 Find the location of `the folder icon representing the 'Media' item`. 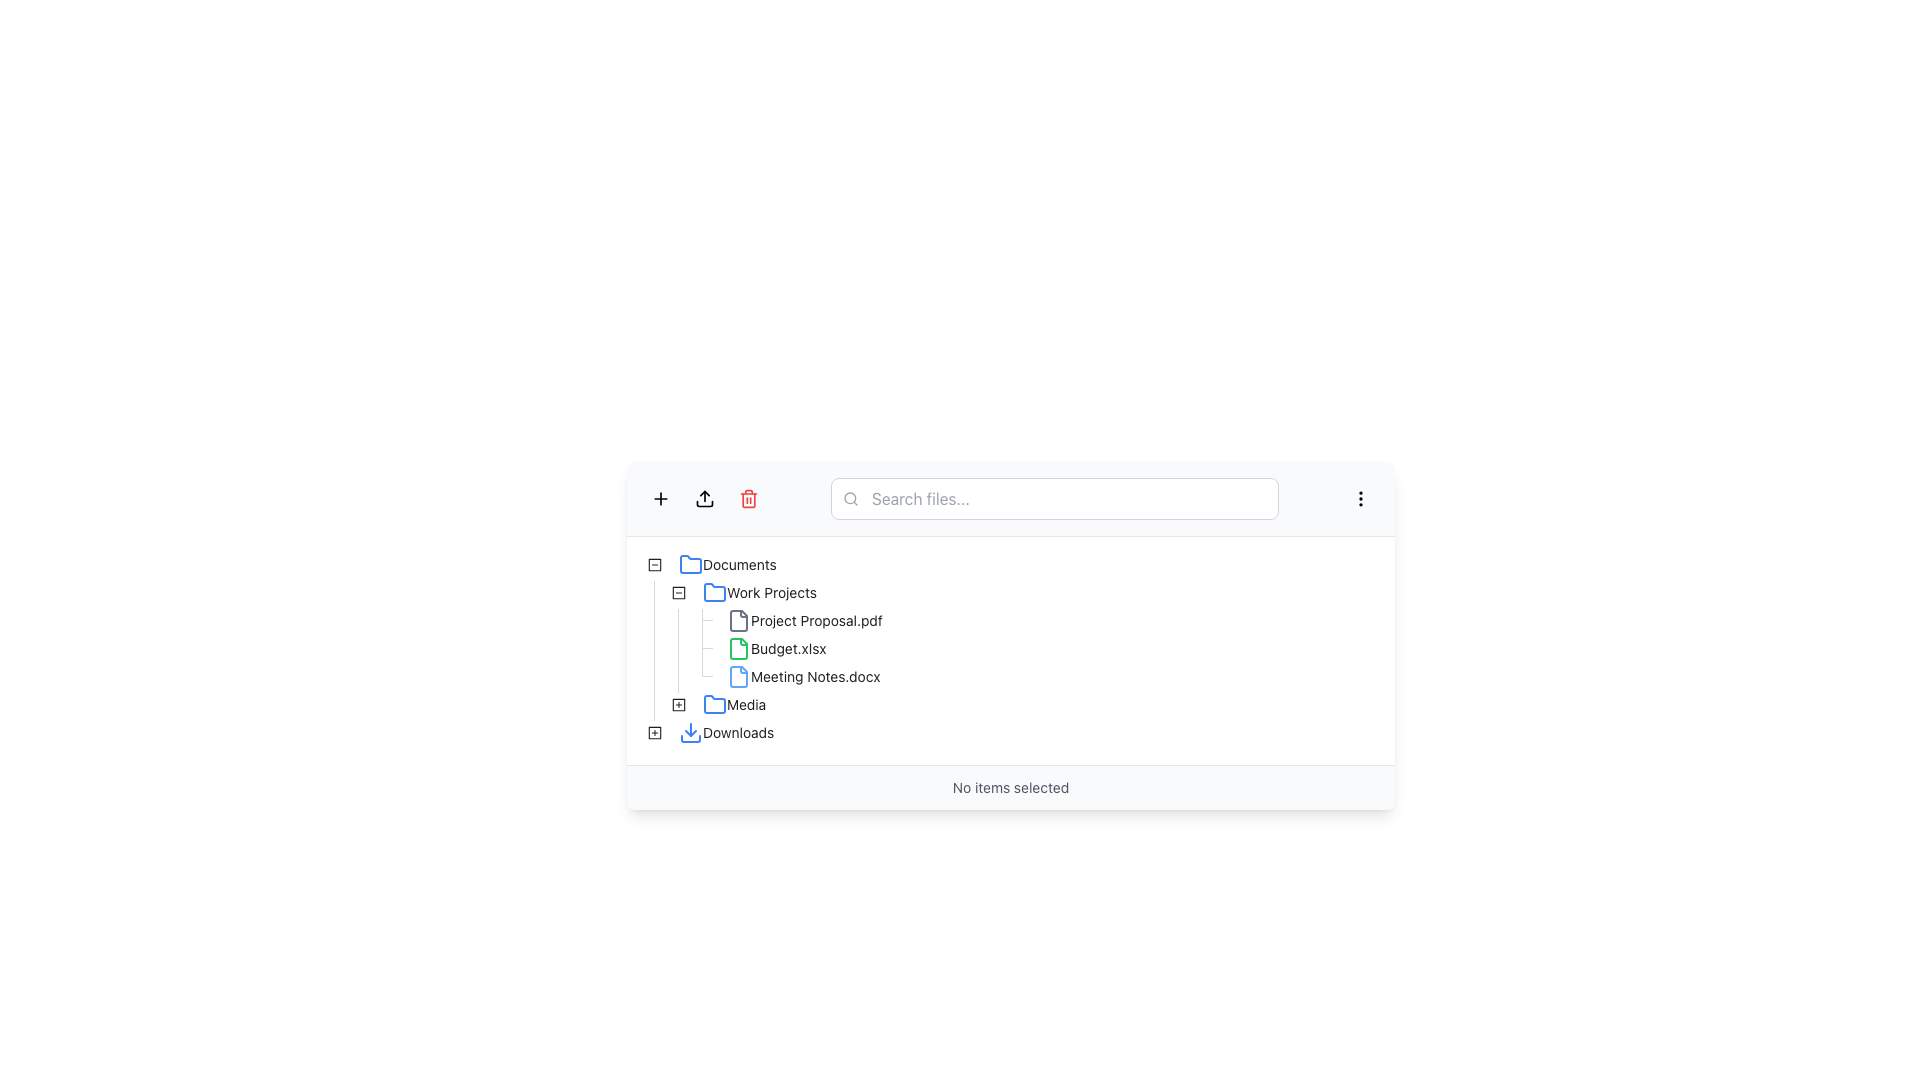

the folder icon representing the 'Media' item is located at coordinates (715, 704).